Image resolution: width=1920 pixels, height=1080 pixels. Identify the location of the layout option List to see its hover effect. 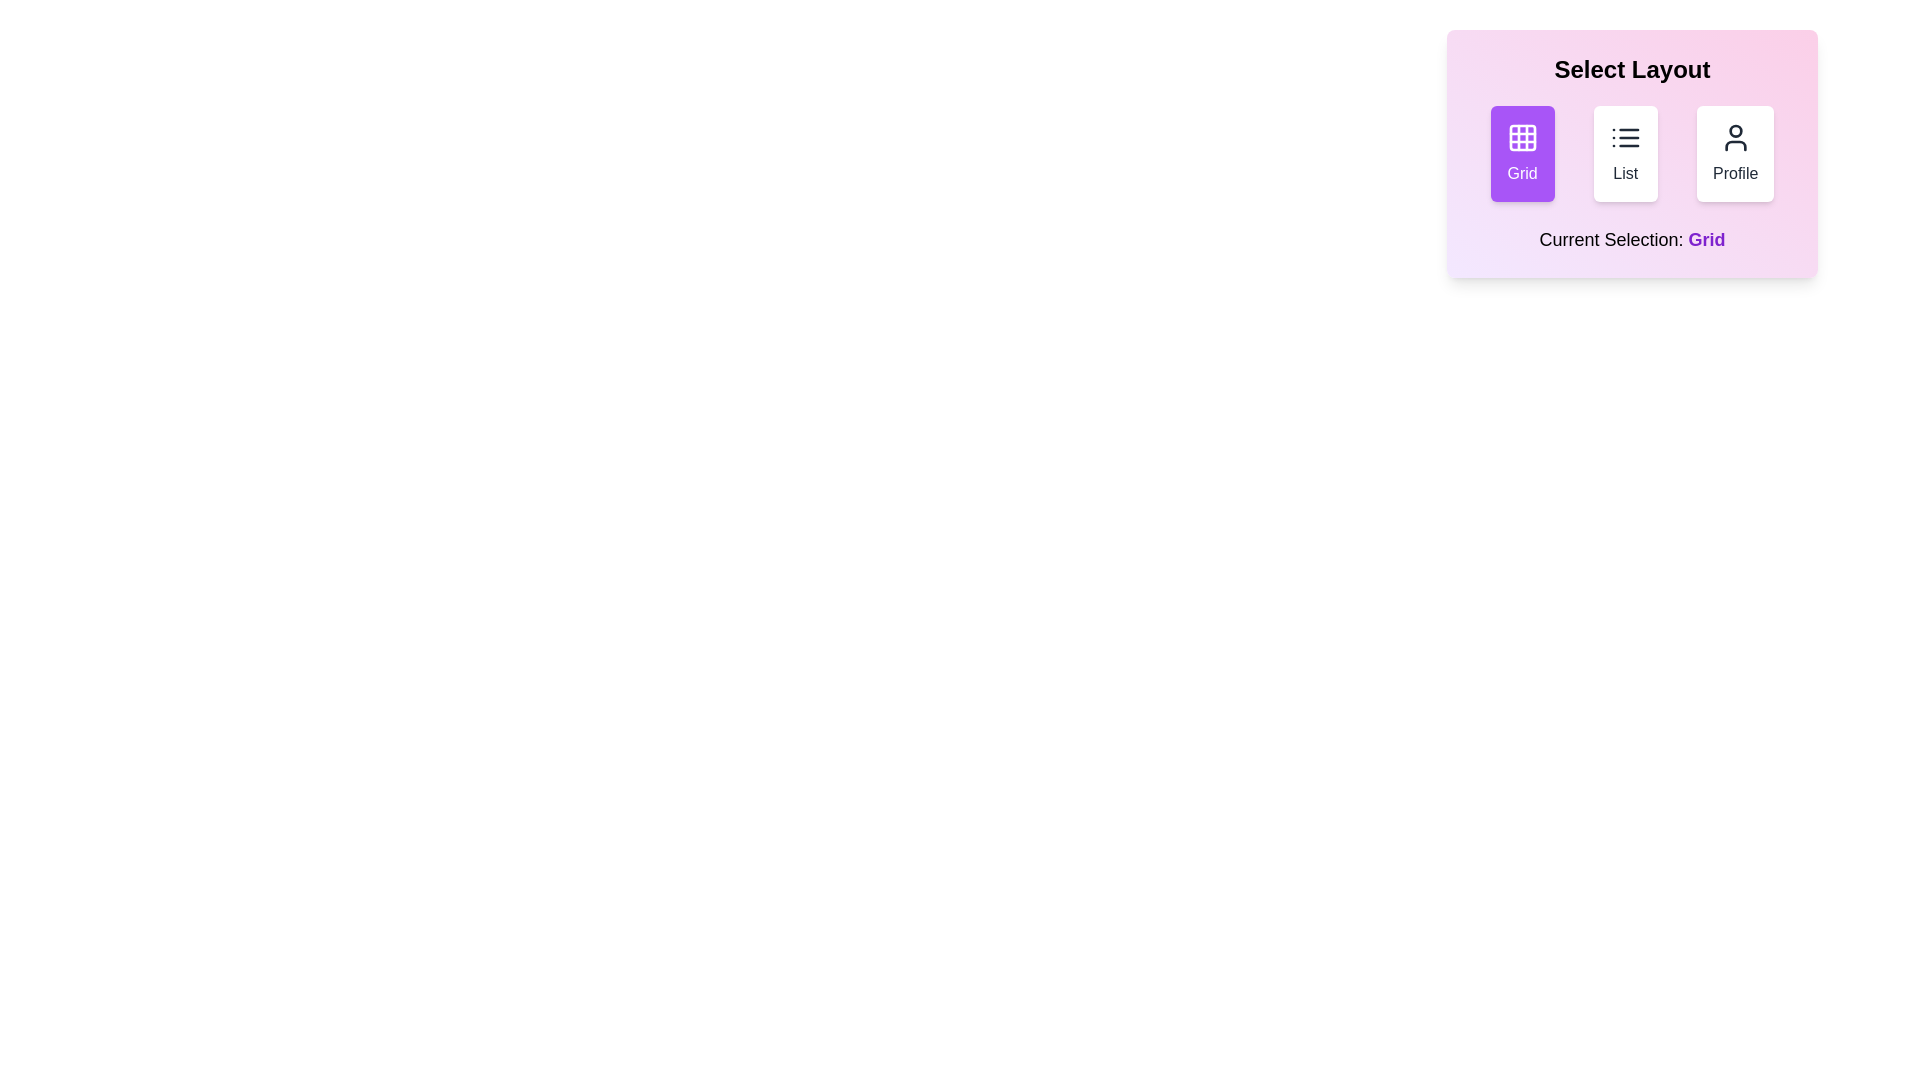
(1625, 153).